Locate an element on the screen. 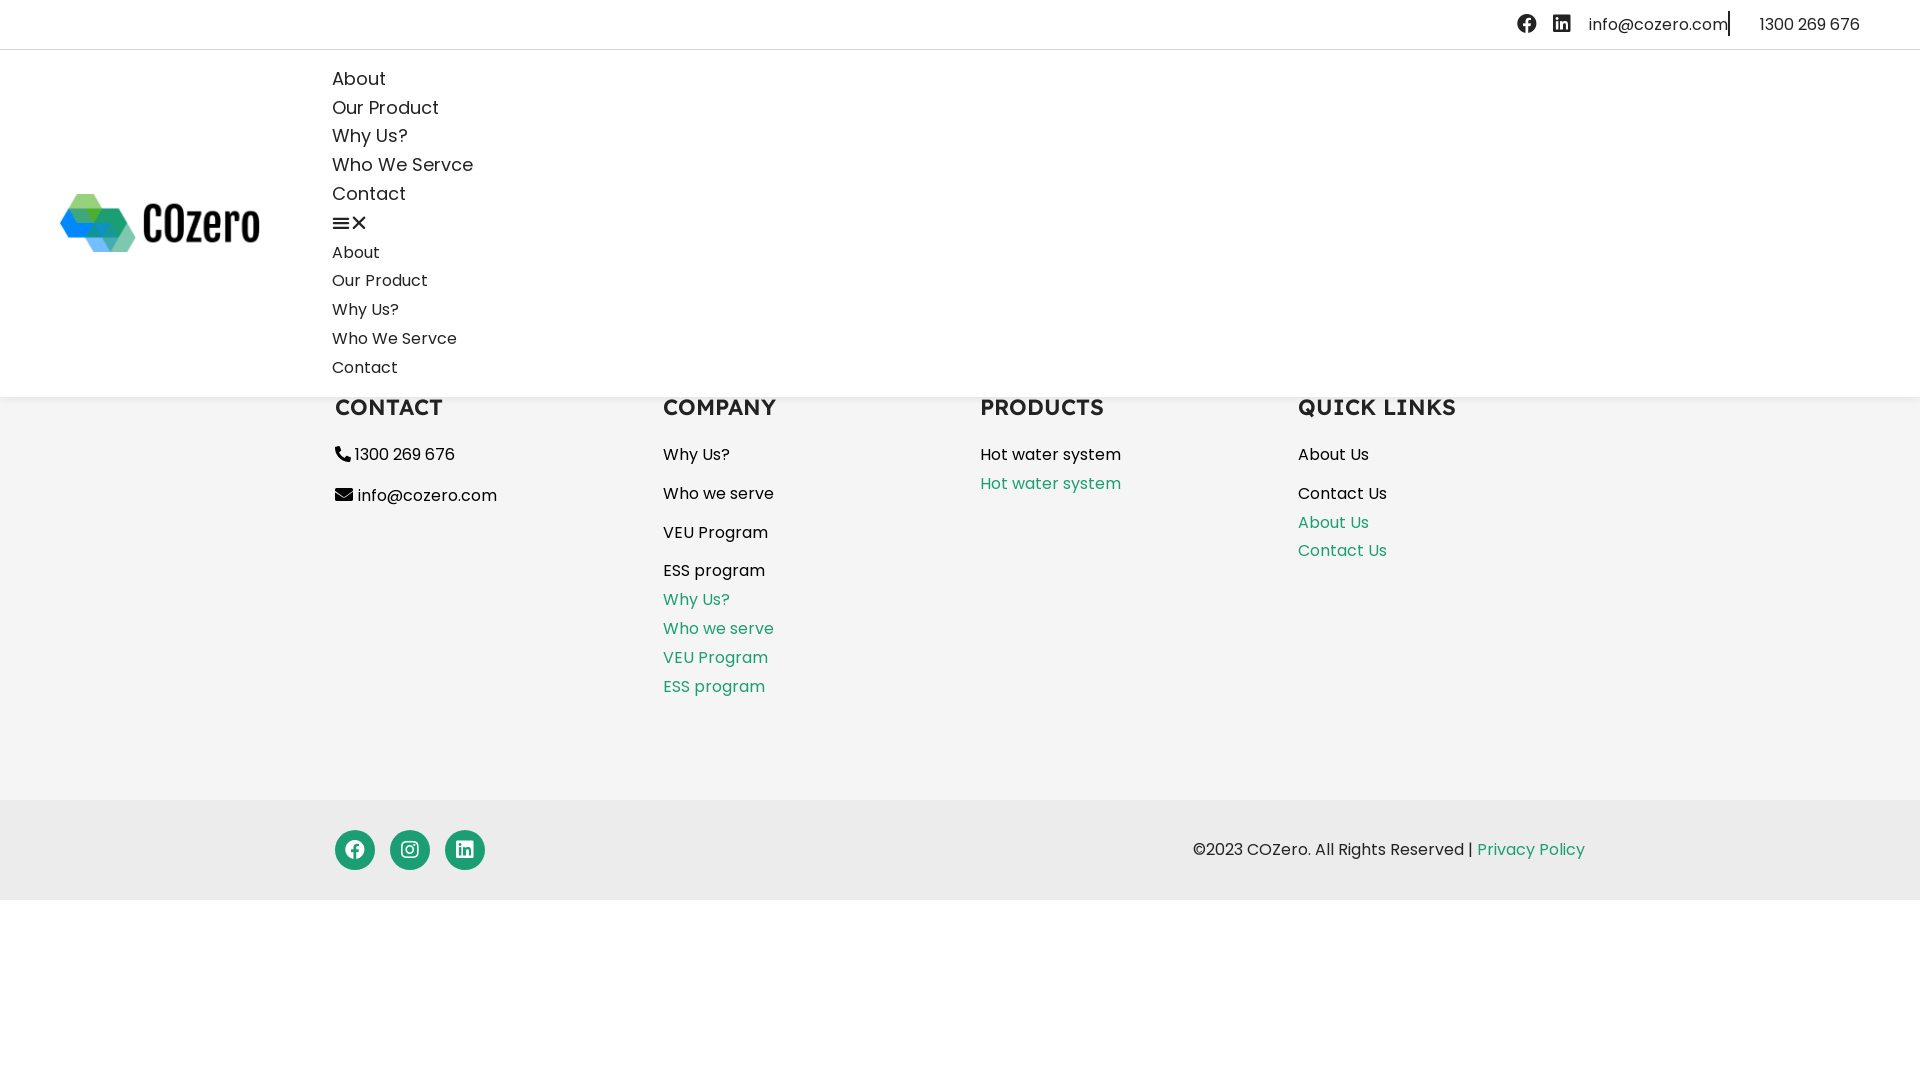 The height and width of the screenshot is (1080, 1920). 'Who we serve' is located at coordinates (717, 493).